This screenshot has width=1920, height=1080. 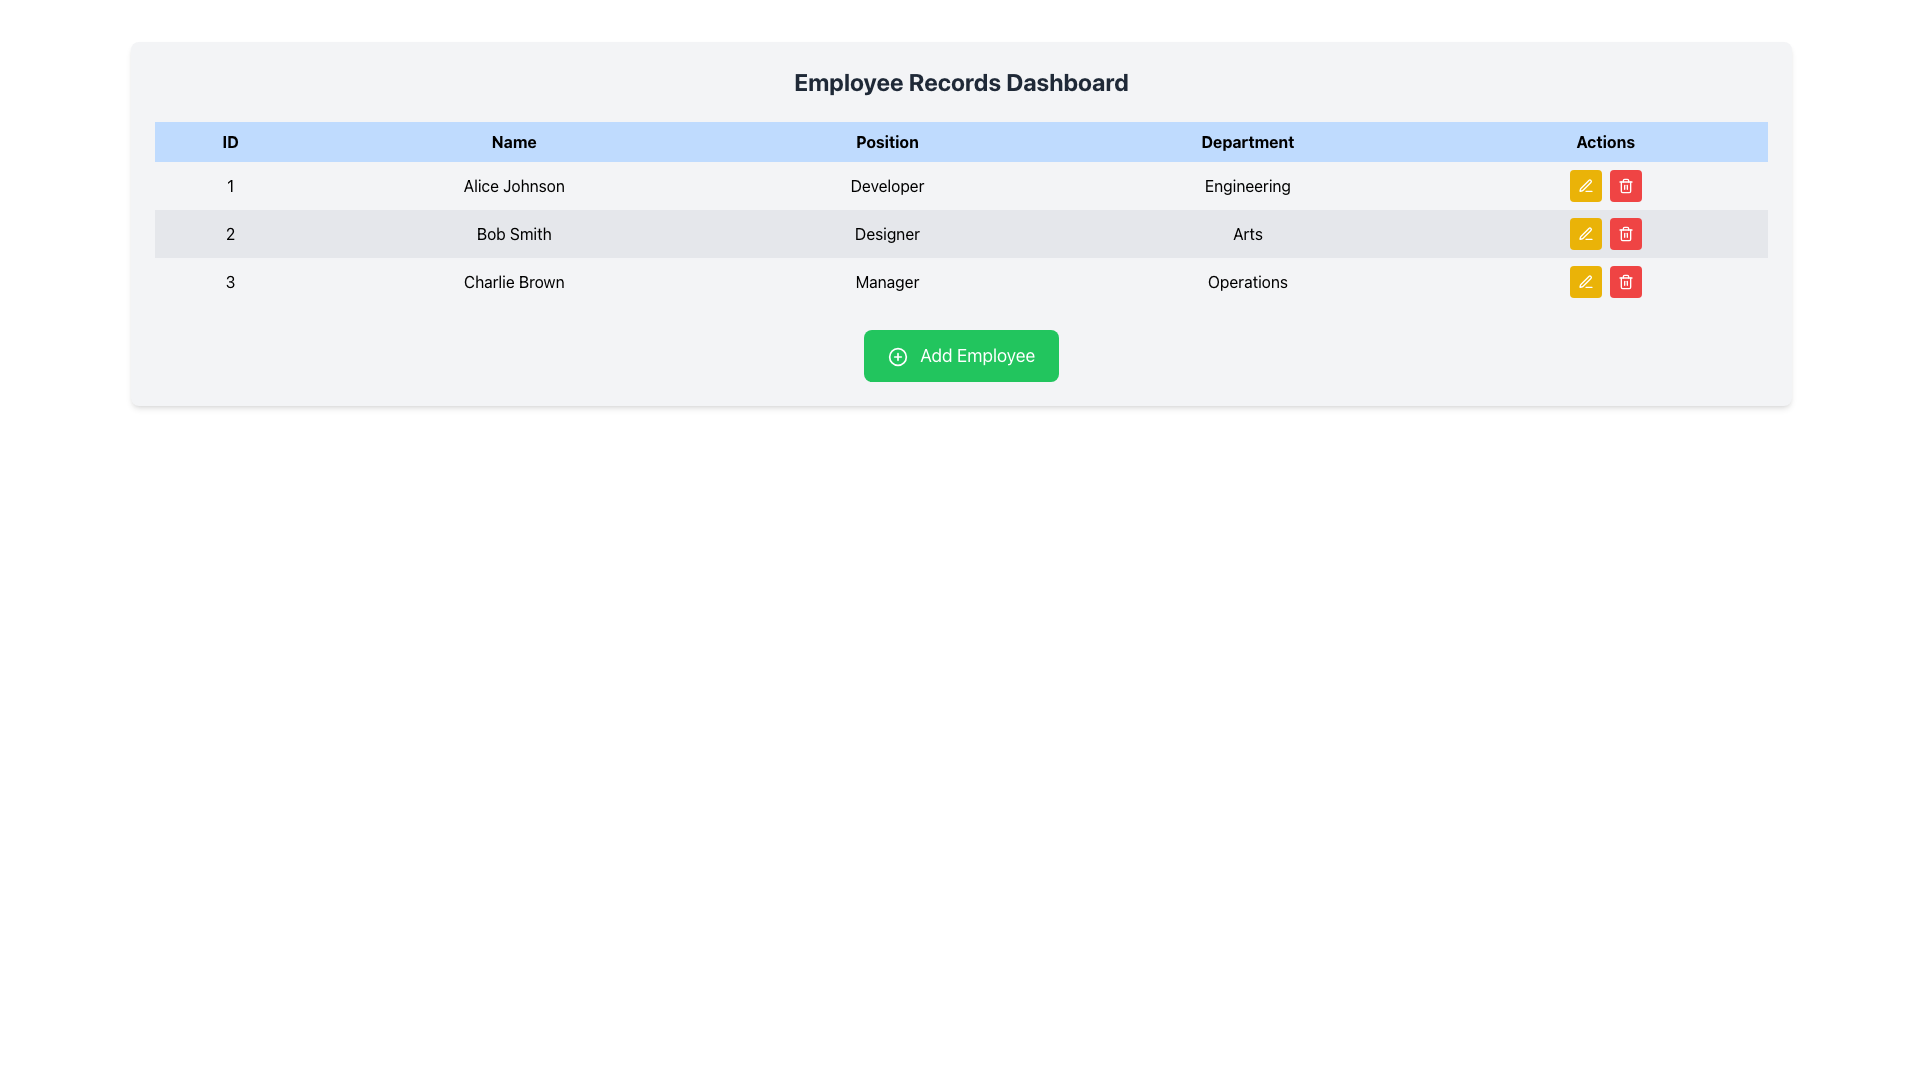 What do you see at coordinates (961, 354) in the screenshot?
I see `the button located at the bottom center of the interface` at bounding box center [961, 354].